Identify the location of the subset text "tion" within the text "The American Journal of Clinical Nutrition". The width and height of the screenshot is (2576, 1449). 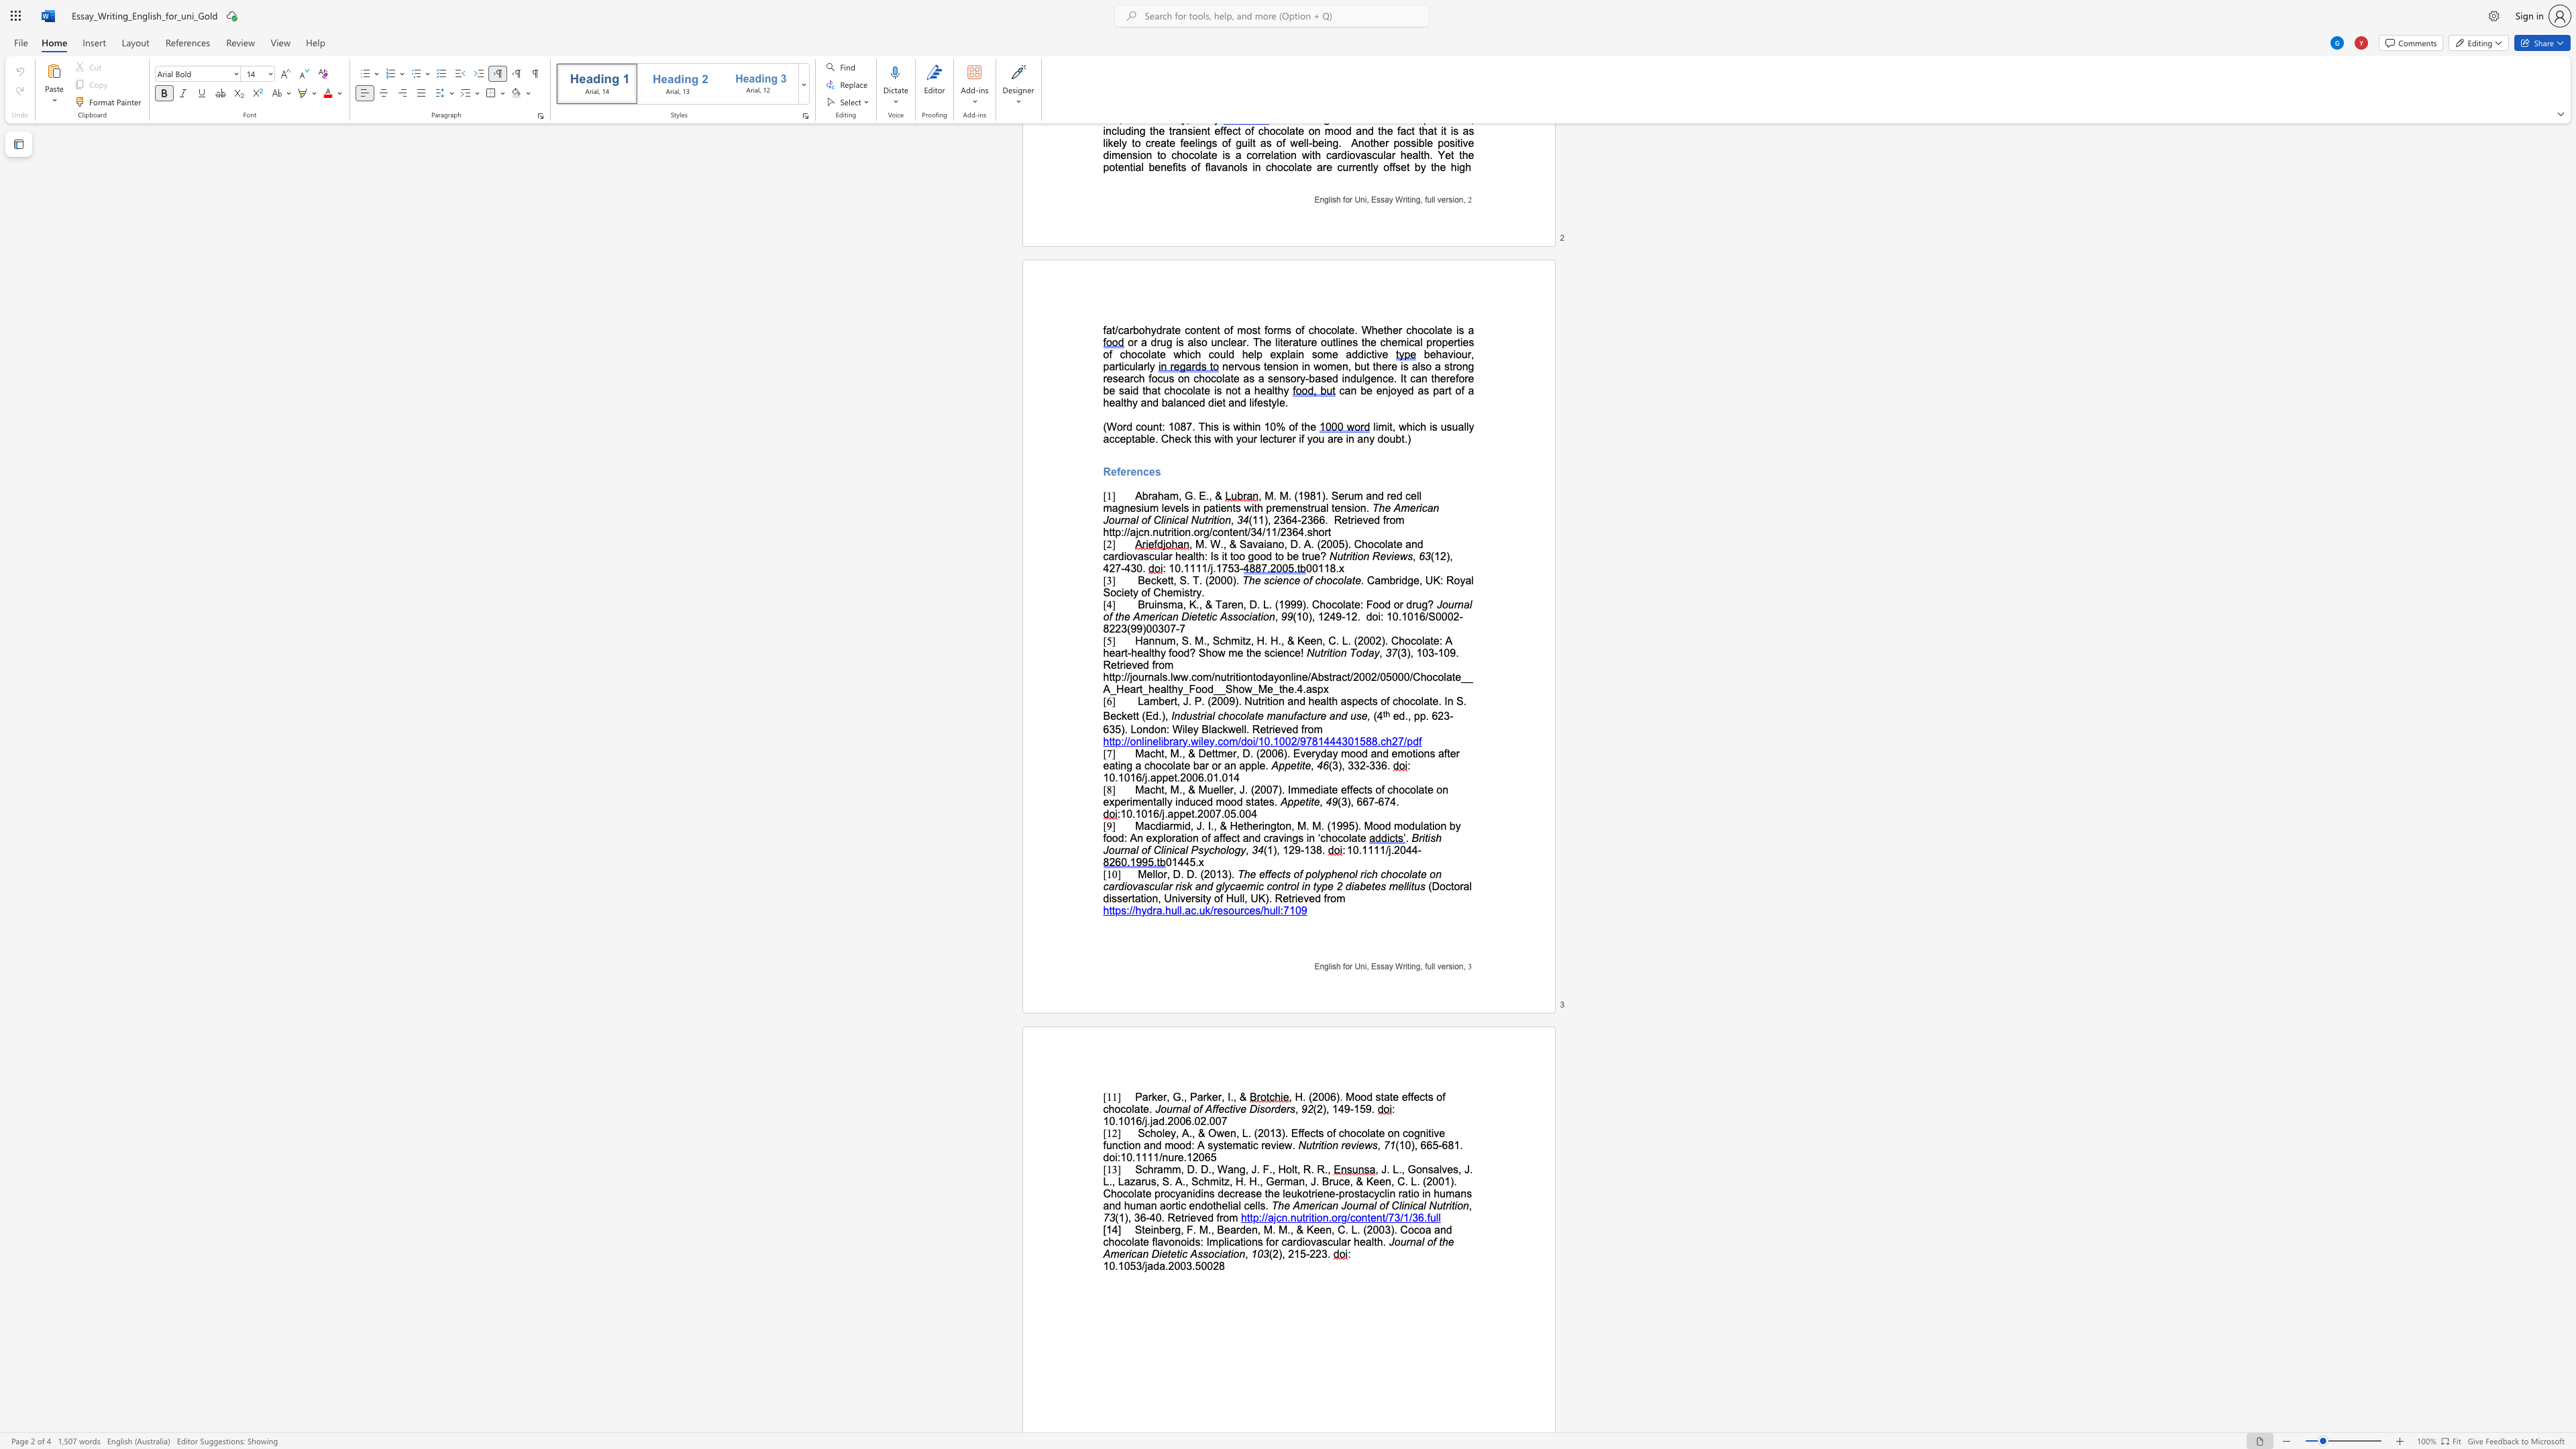
(1450, 1205).